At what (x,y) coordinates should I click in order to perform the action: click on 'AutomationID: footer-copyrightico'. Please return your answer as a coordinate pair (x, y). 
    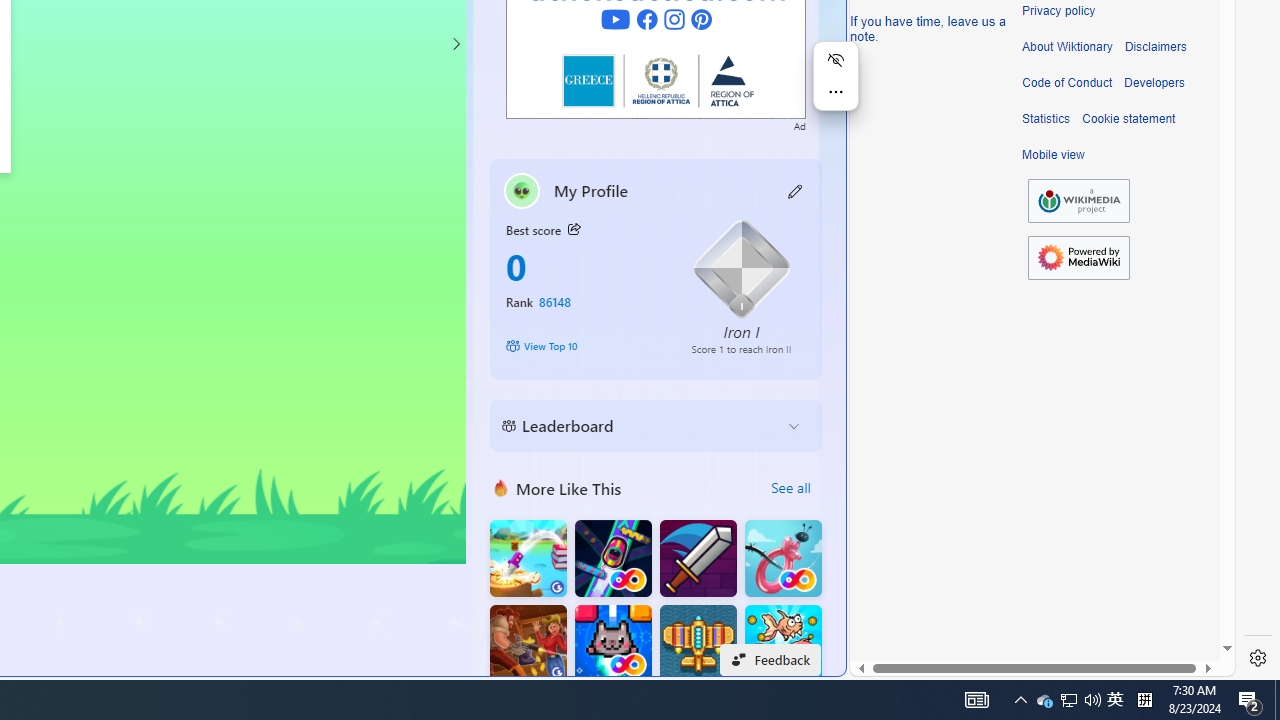
    Looking at the image, I should click on (1078, 201).